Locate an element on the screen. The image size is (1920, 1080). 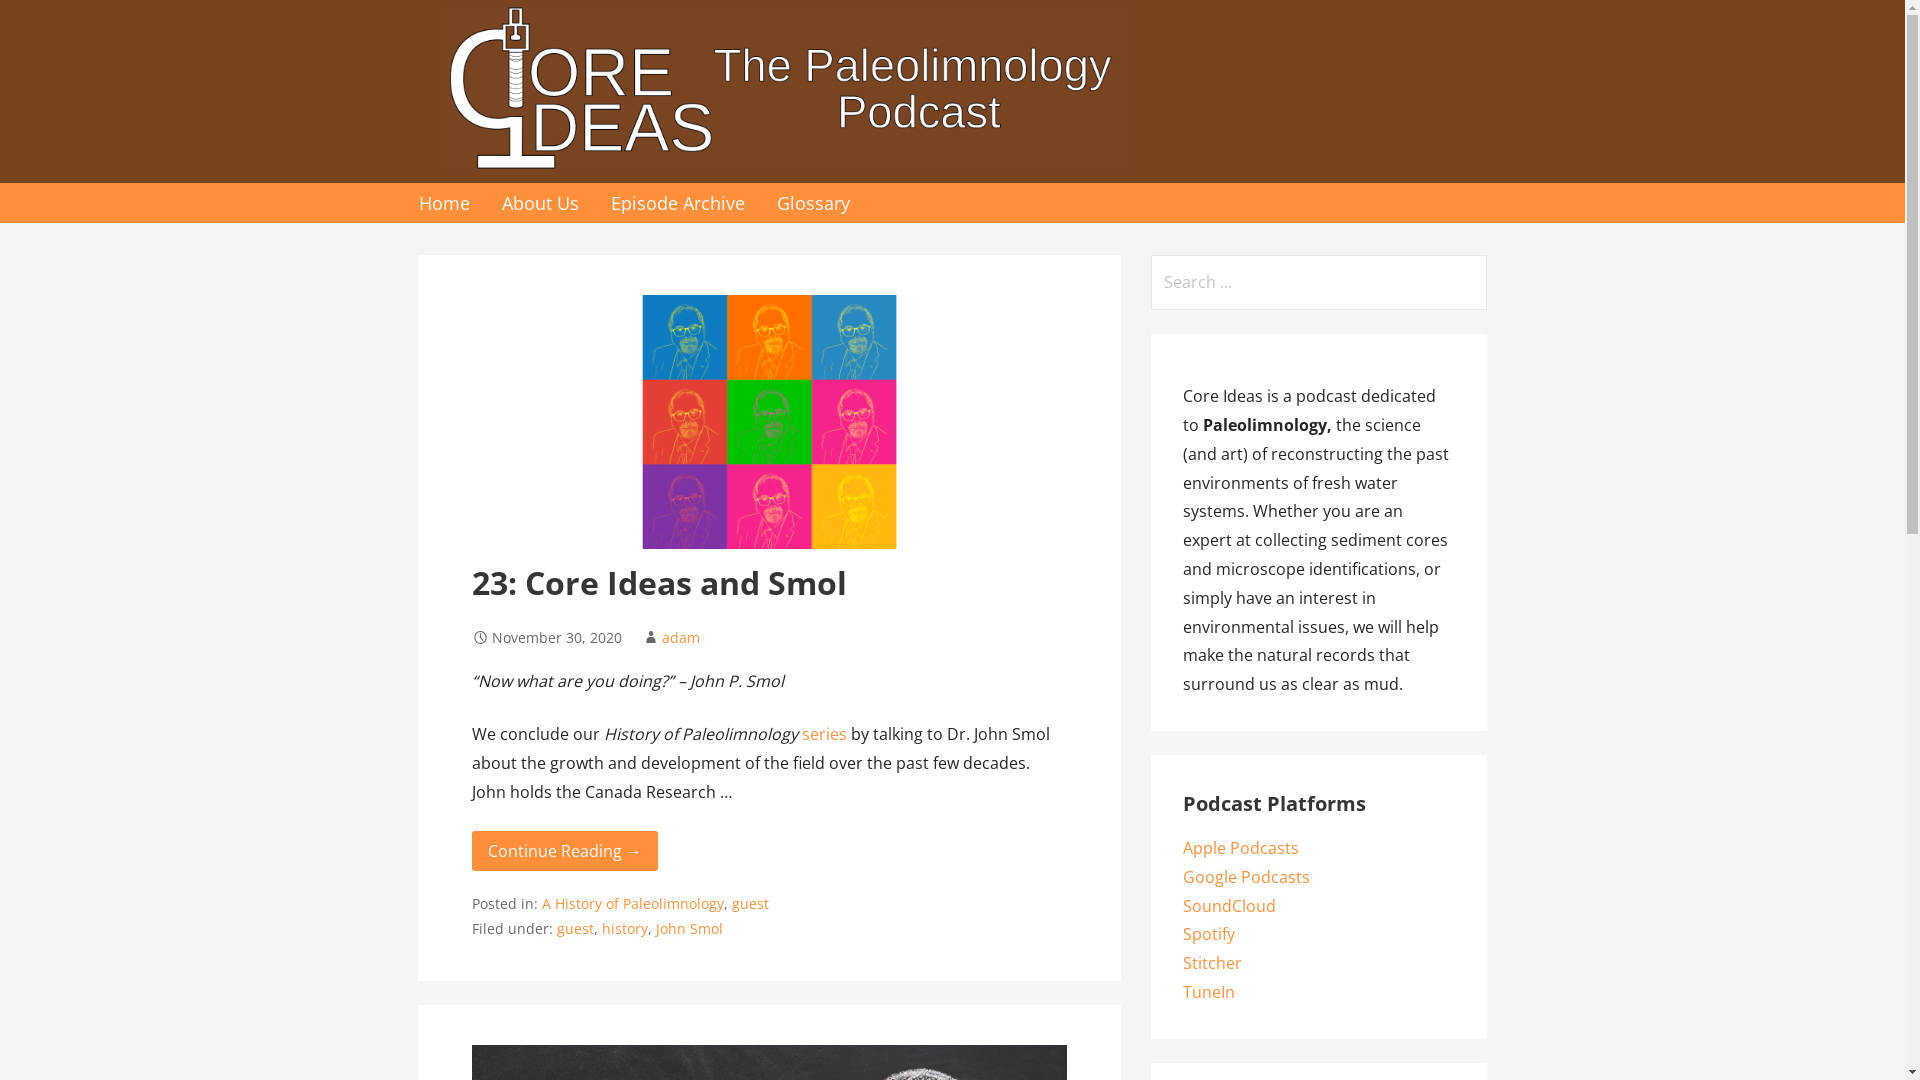
'Google Podcasts' is located at coordinates (1182, 875).